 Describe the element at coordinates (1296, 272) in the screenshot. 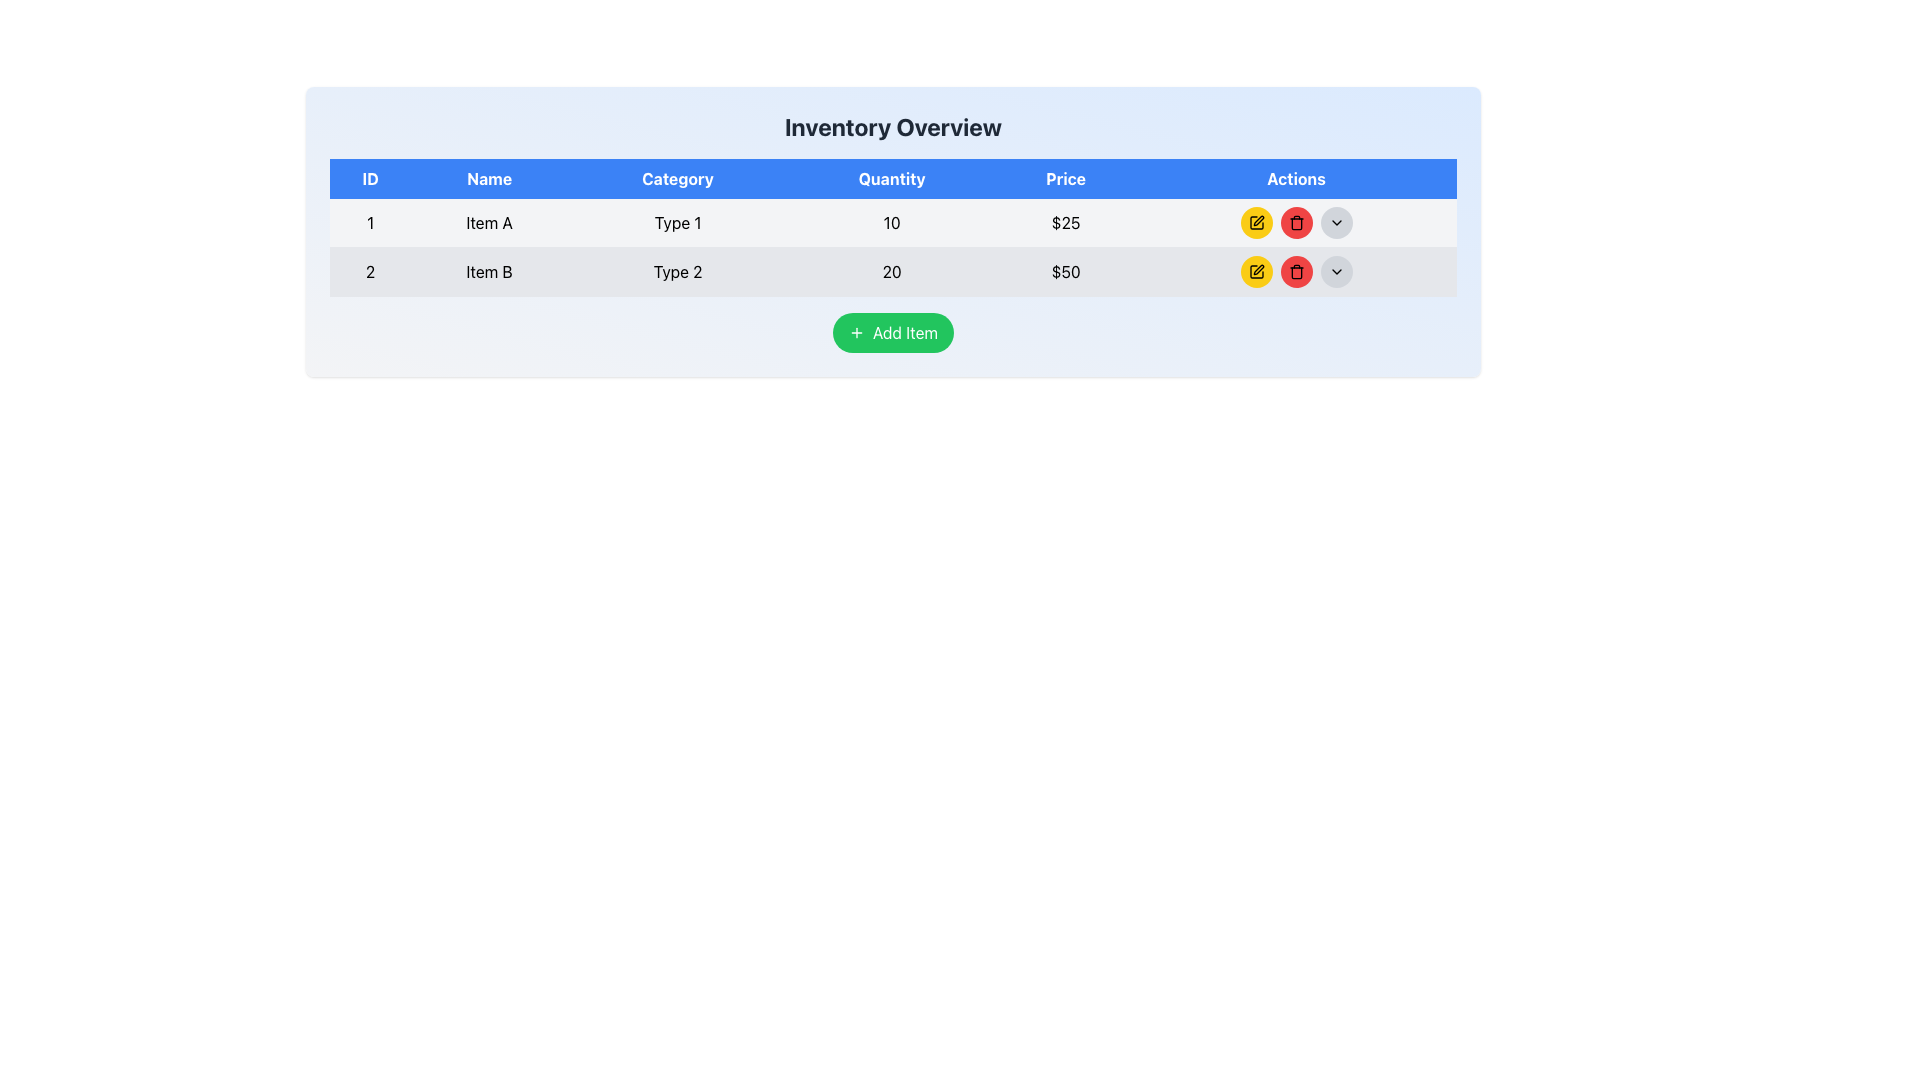

I see `the trash icon button located in the 'Actions' column of the second row in the 'Inventory Overview' table` at that location.